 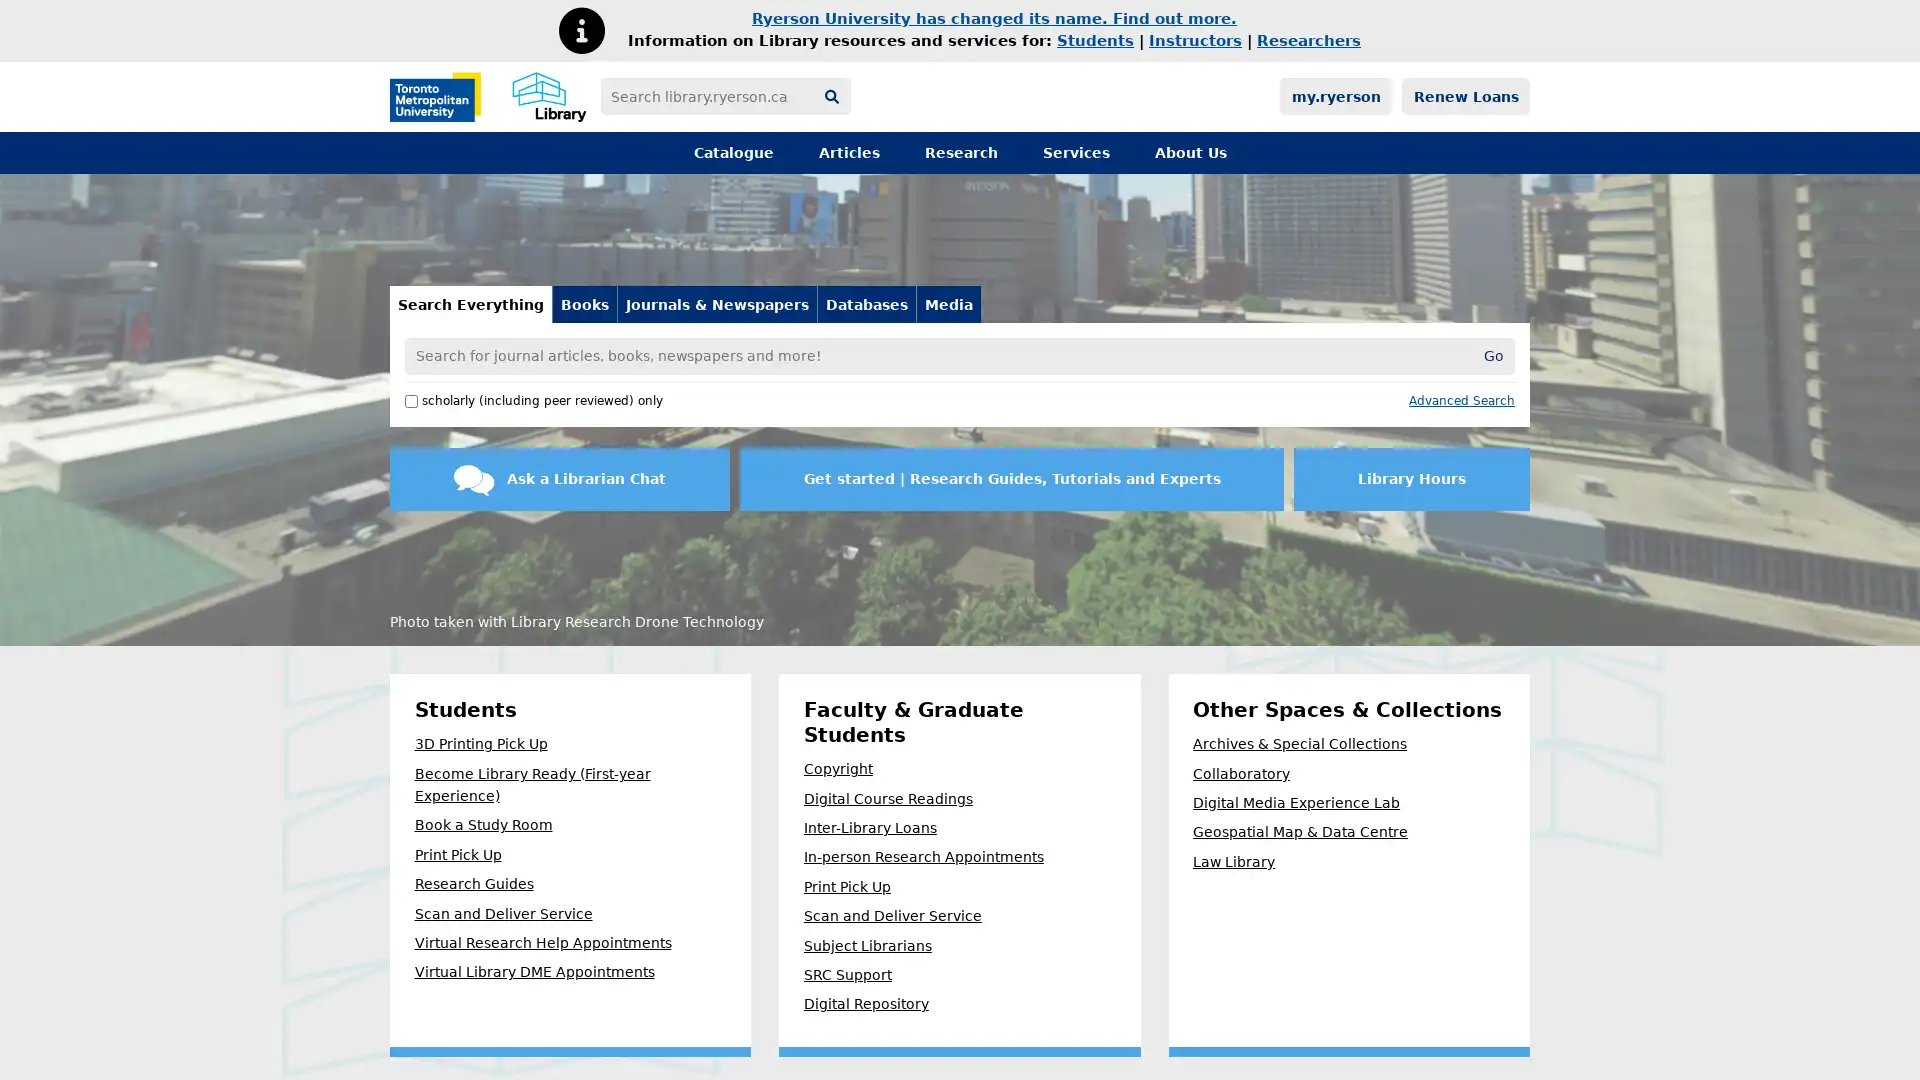 What do you see at coordinates (1493, 354) in the screenshot?
I see `Go` at bounding box center [1493, 354].